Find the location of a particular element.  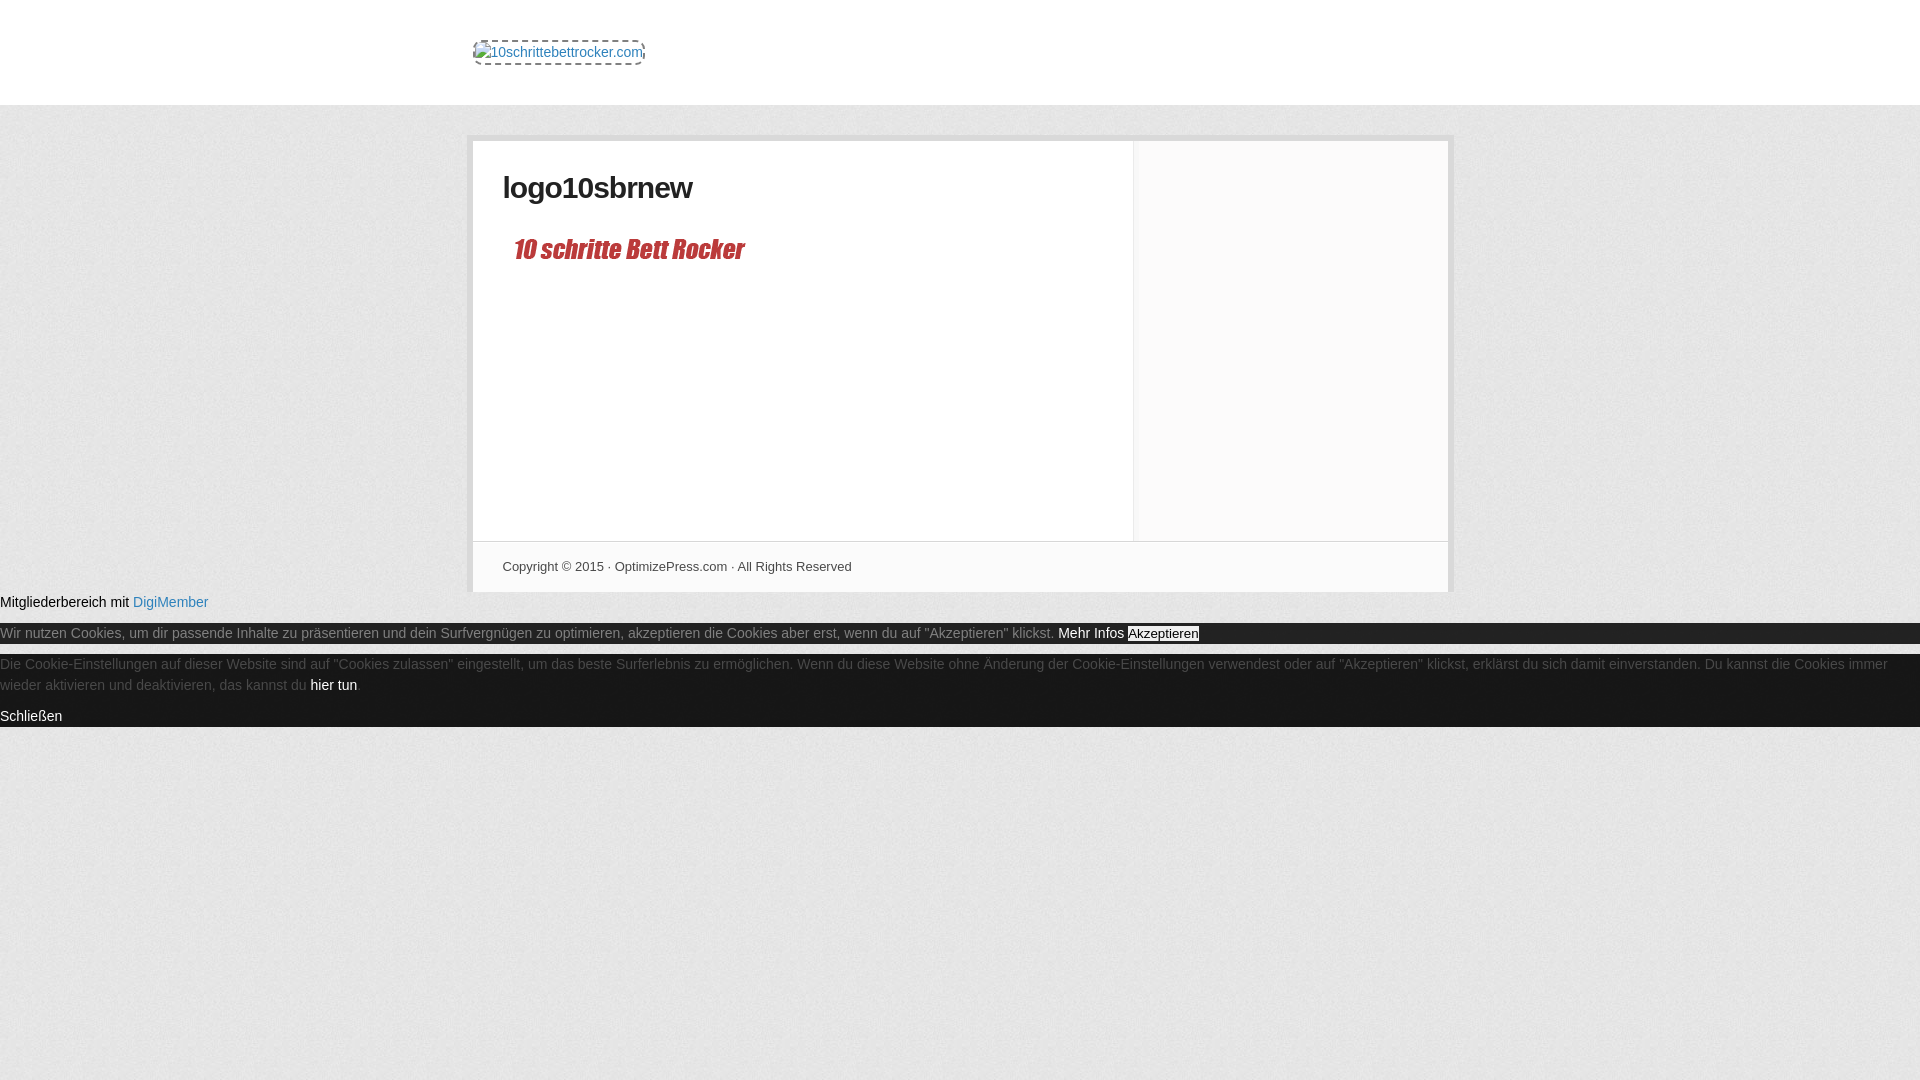

'Akzeptieren' is located at coordinates (1162, 633).